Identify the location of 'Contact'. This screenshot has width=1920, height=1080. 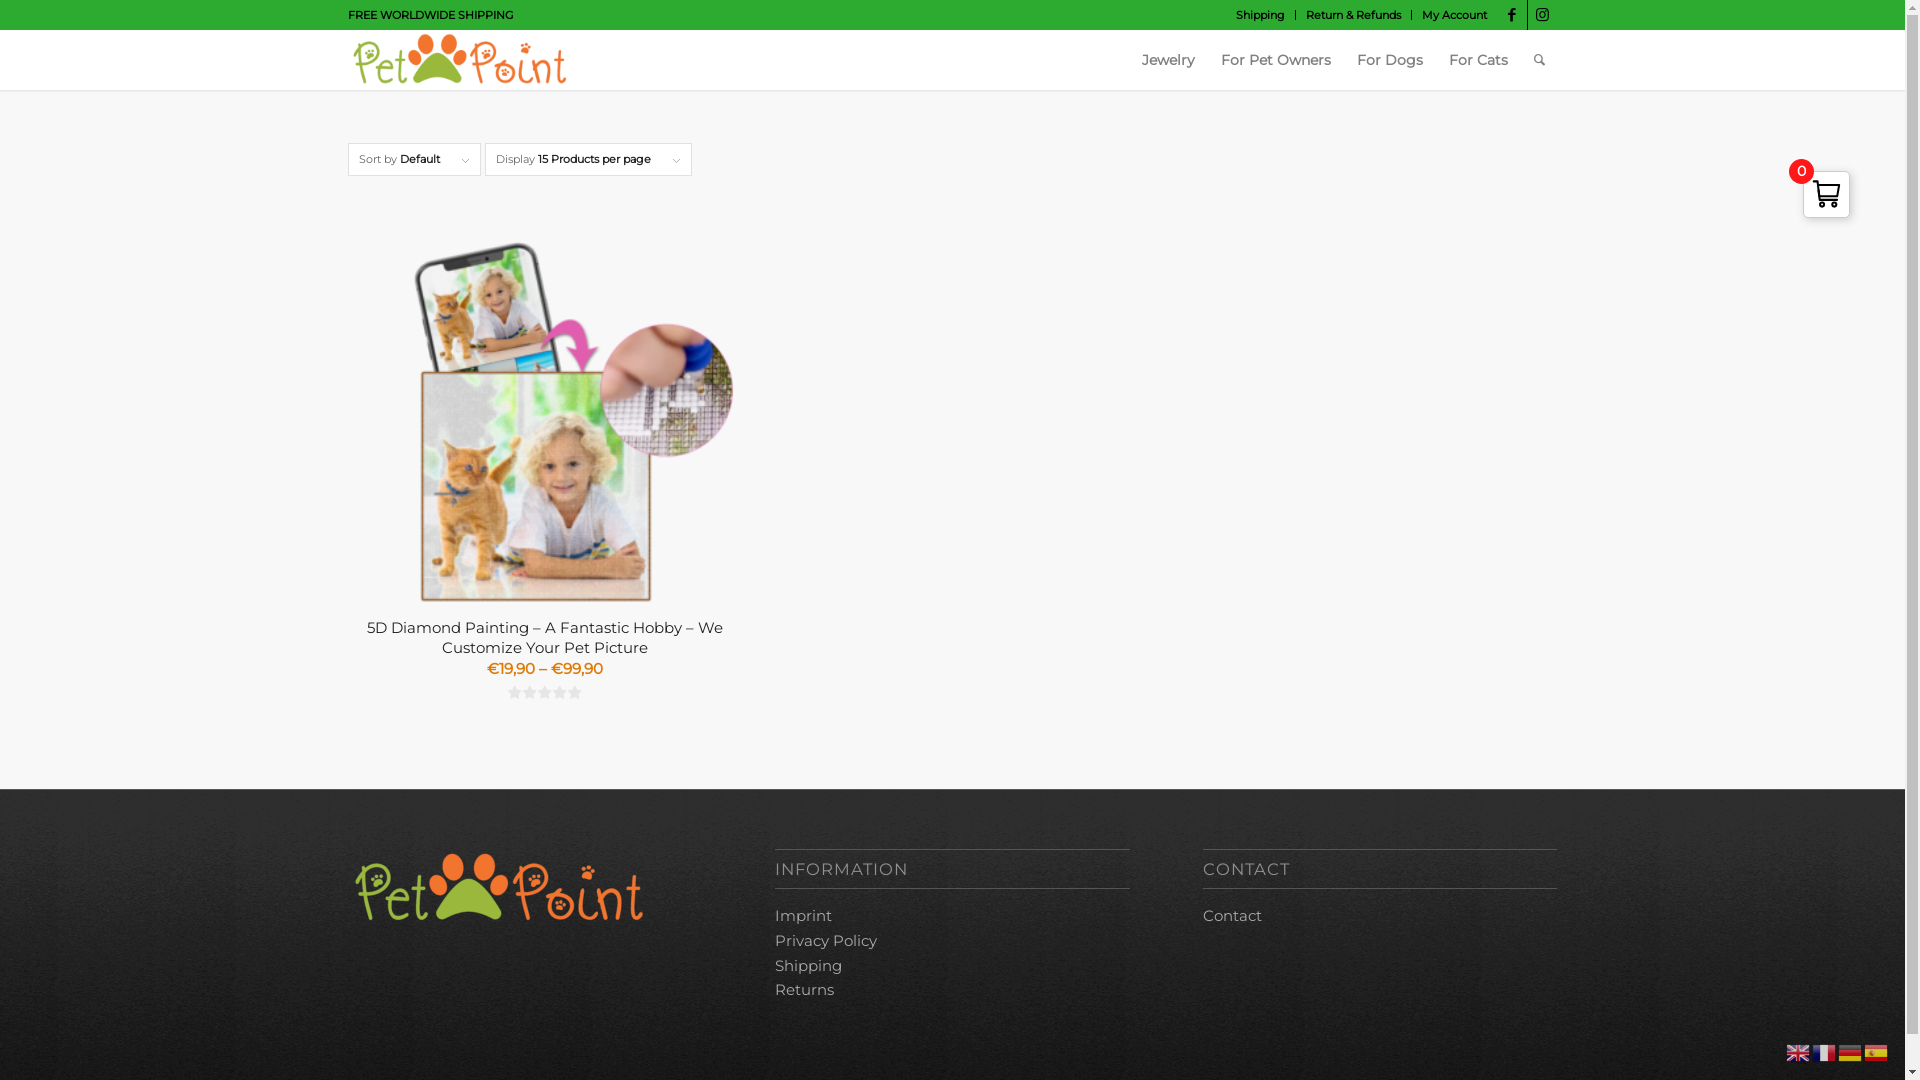
(1231, 915).